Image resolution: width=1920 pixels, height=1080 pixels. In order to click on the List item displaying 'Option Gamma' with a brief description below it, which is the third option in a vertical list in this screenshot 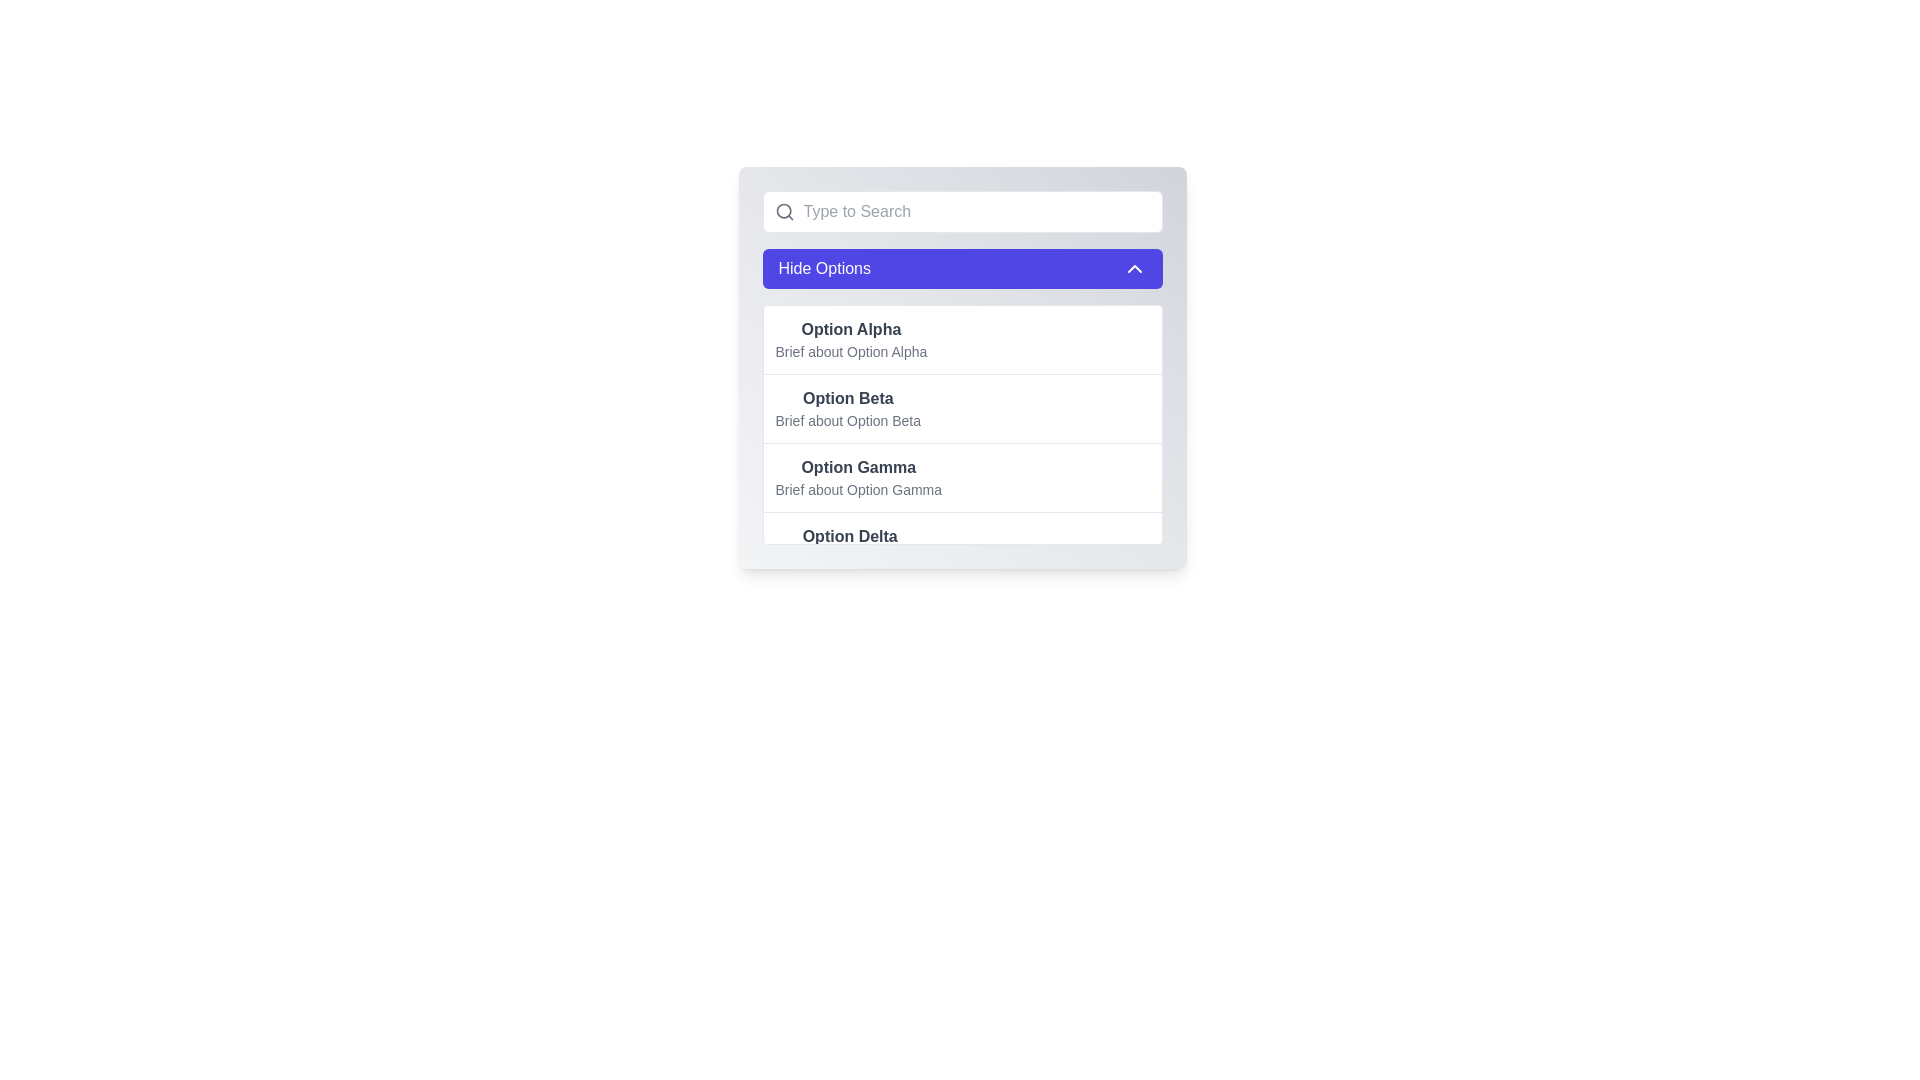, I will do `click(962, 477)`.